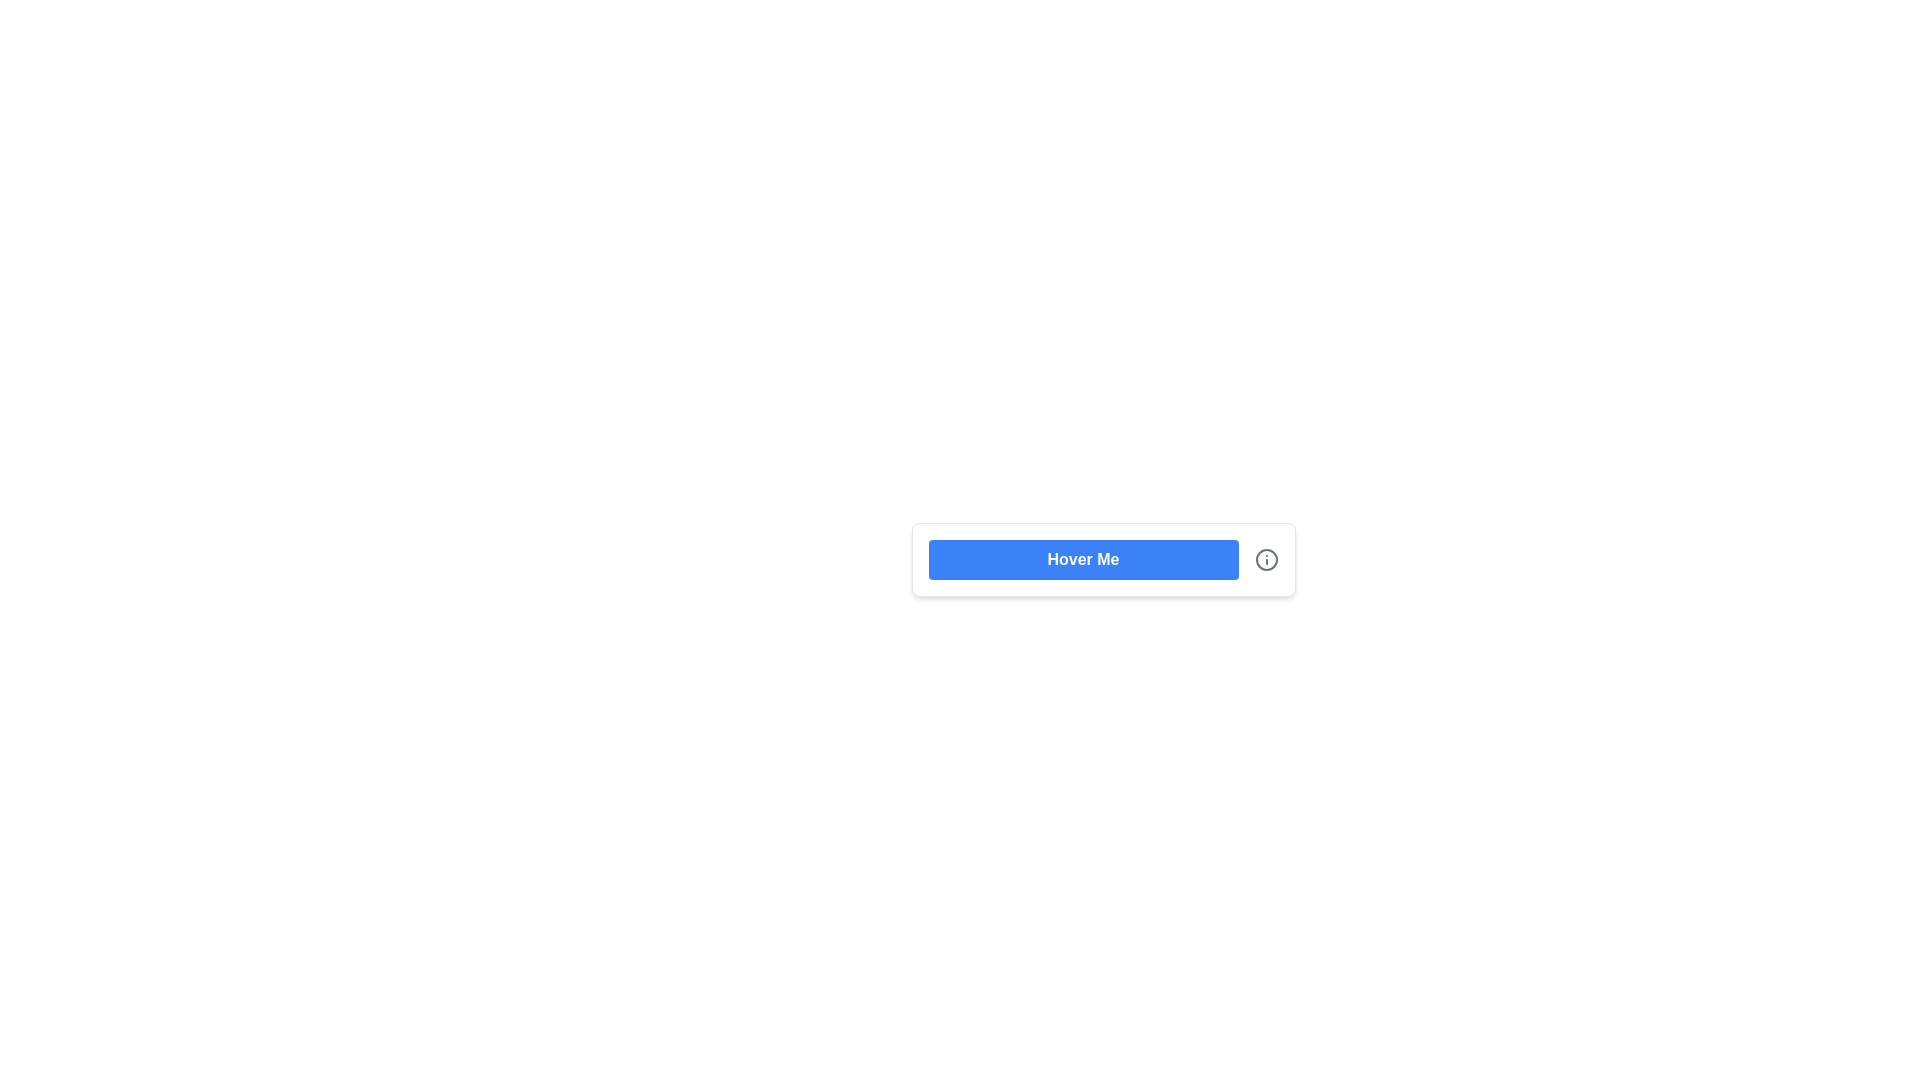 The image size is (1920, 1080). I want to click on the information icon located immediately to the right of the 'Hover Me' button, which serves as an information tooltip, so click(1265, 559).